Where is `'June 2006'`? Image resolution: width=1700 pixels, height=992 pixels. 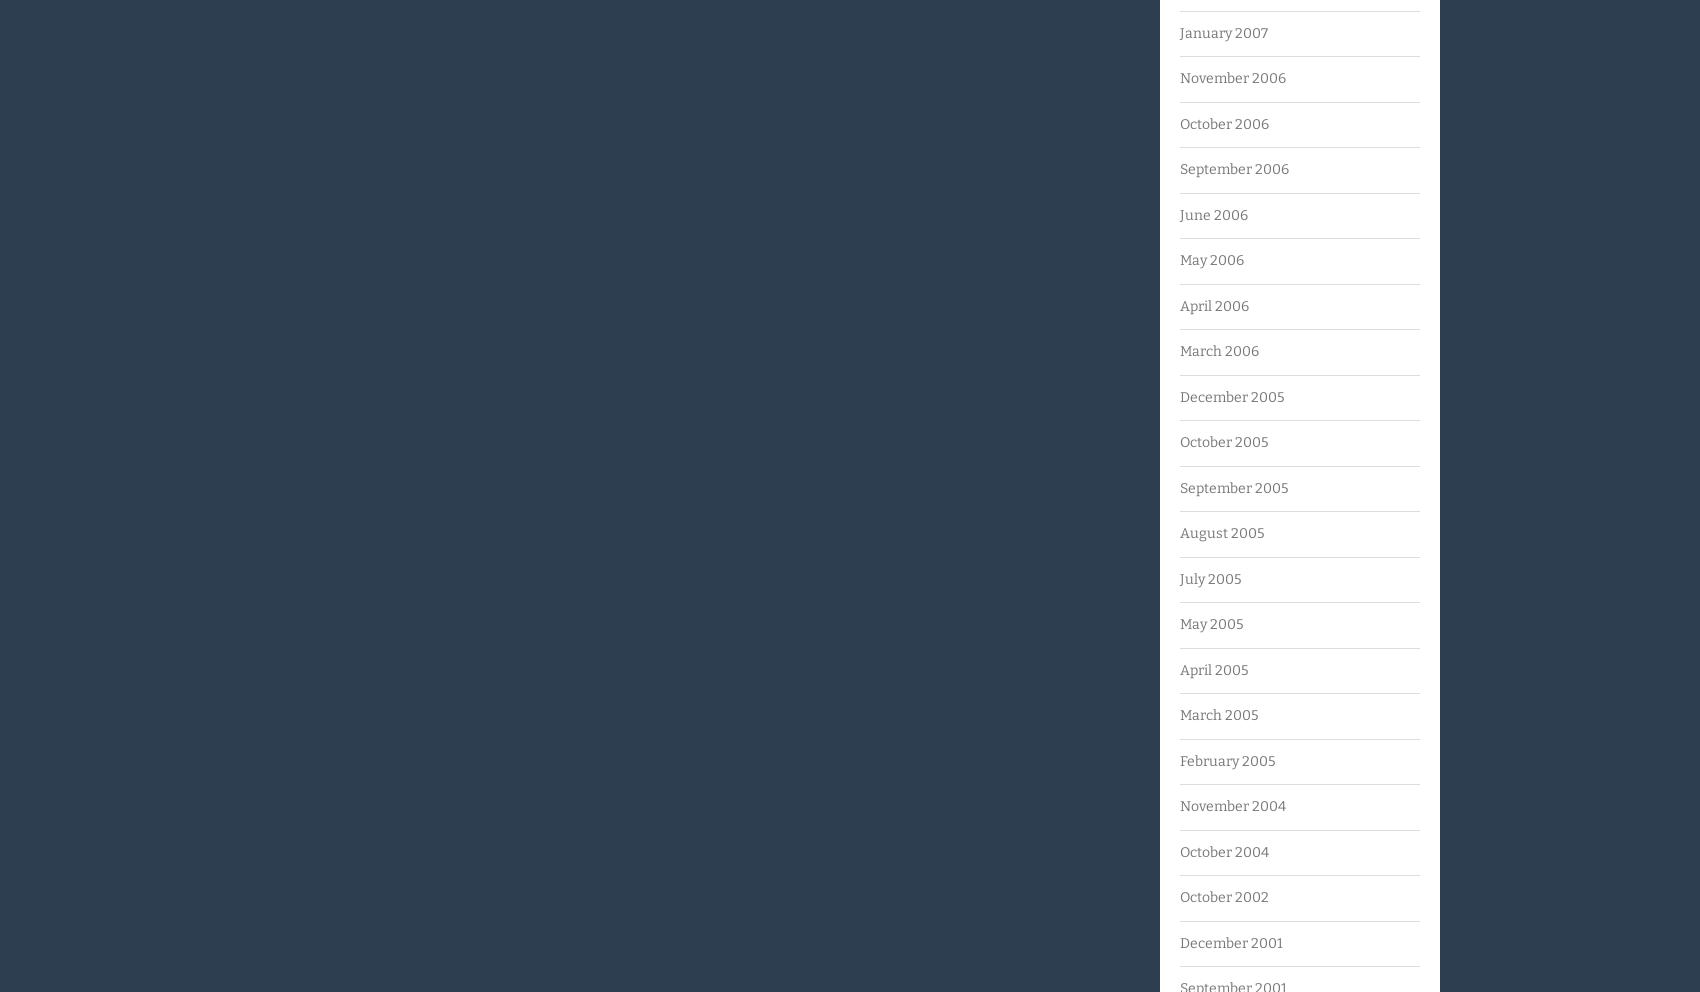
'June 2006' is located at coordinates (1212, 214).